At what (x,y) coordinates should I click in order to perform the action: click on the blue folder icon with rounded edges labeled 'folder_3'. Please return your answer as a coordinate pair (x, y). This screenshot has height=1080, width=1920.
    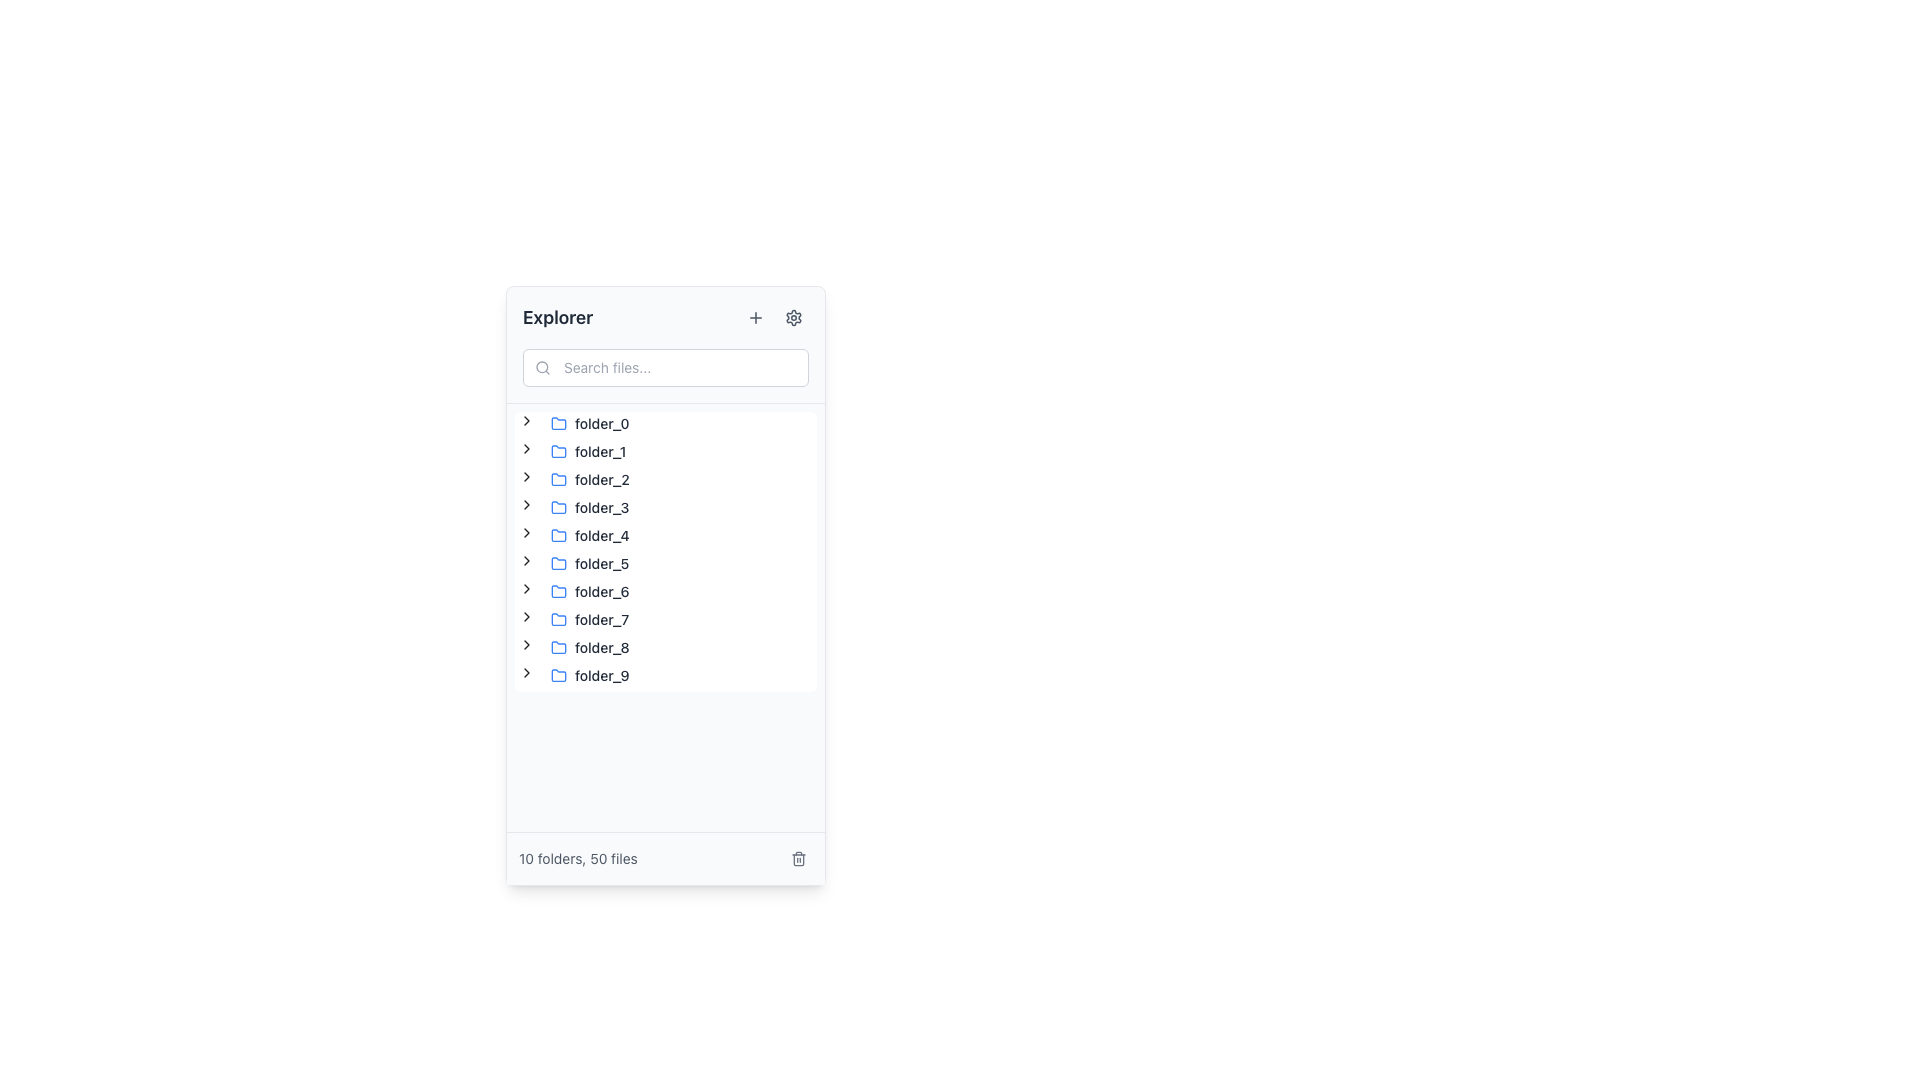
    Looking at the image, I should click on (558, 507).